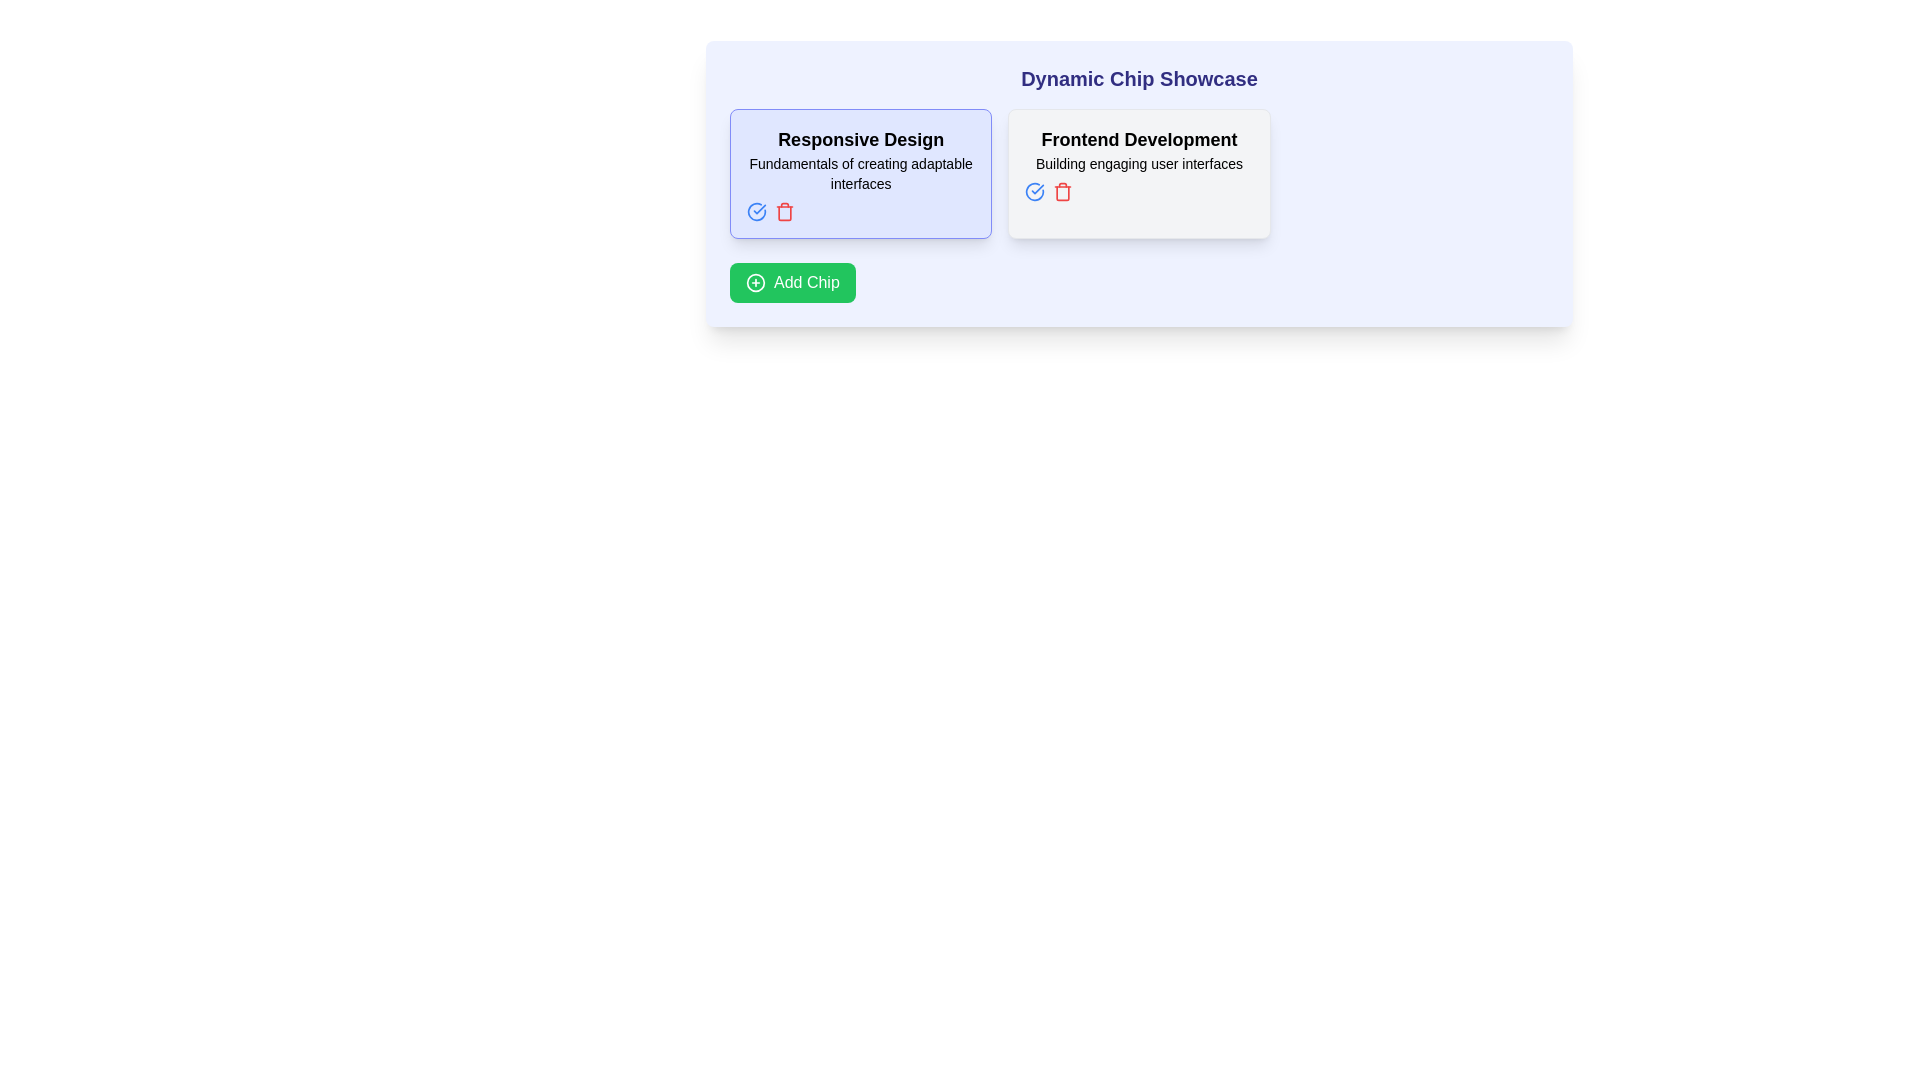 The height and width of the screenshot is (1080, 1920). I want to click on the trash icon button located in the 'Frontend Development' card under the 'Dynamic Chip Showcase' header to initiate the delete action, so click(1062, 192).